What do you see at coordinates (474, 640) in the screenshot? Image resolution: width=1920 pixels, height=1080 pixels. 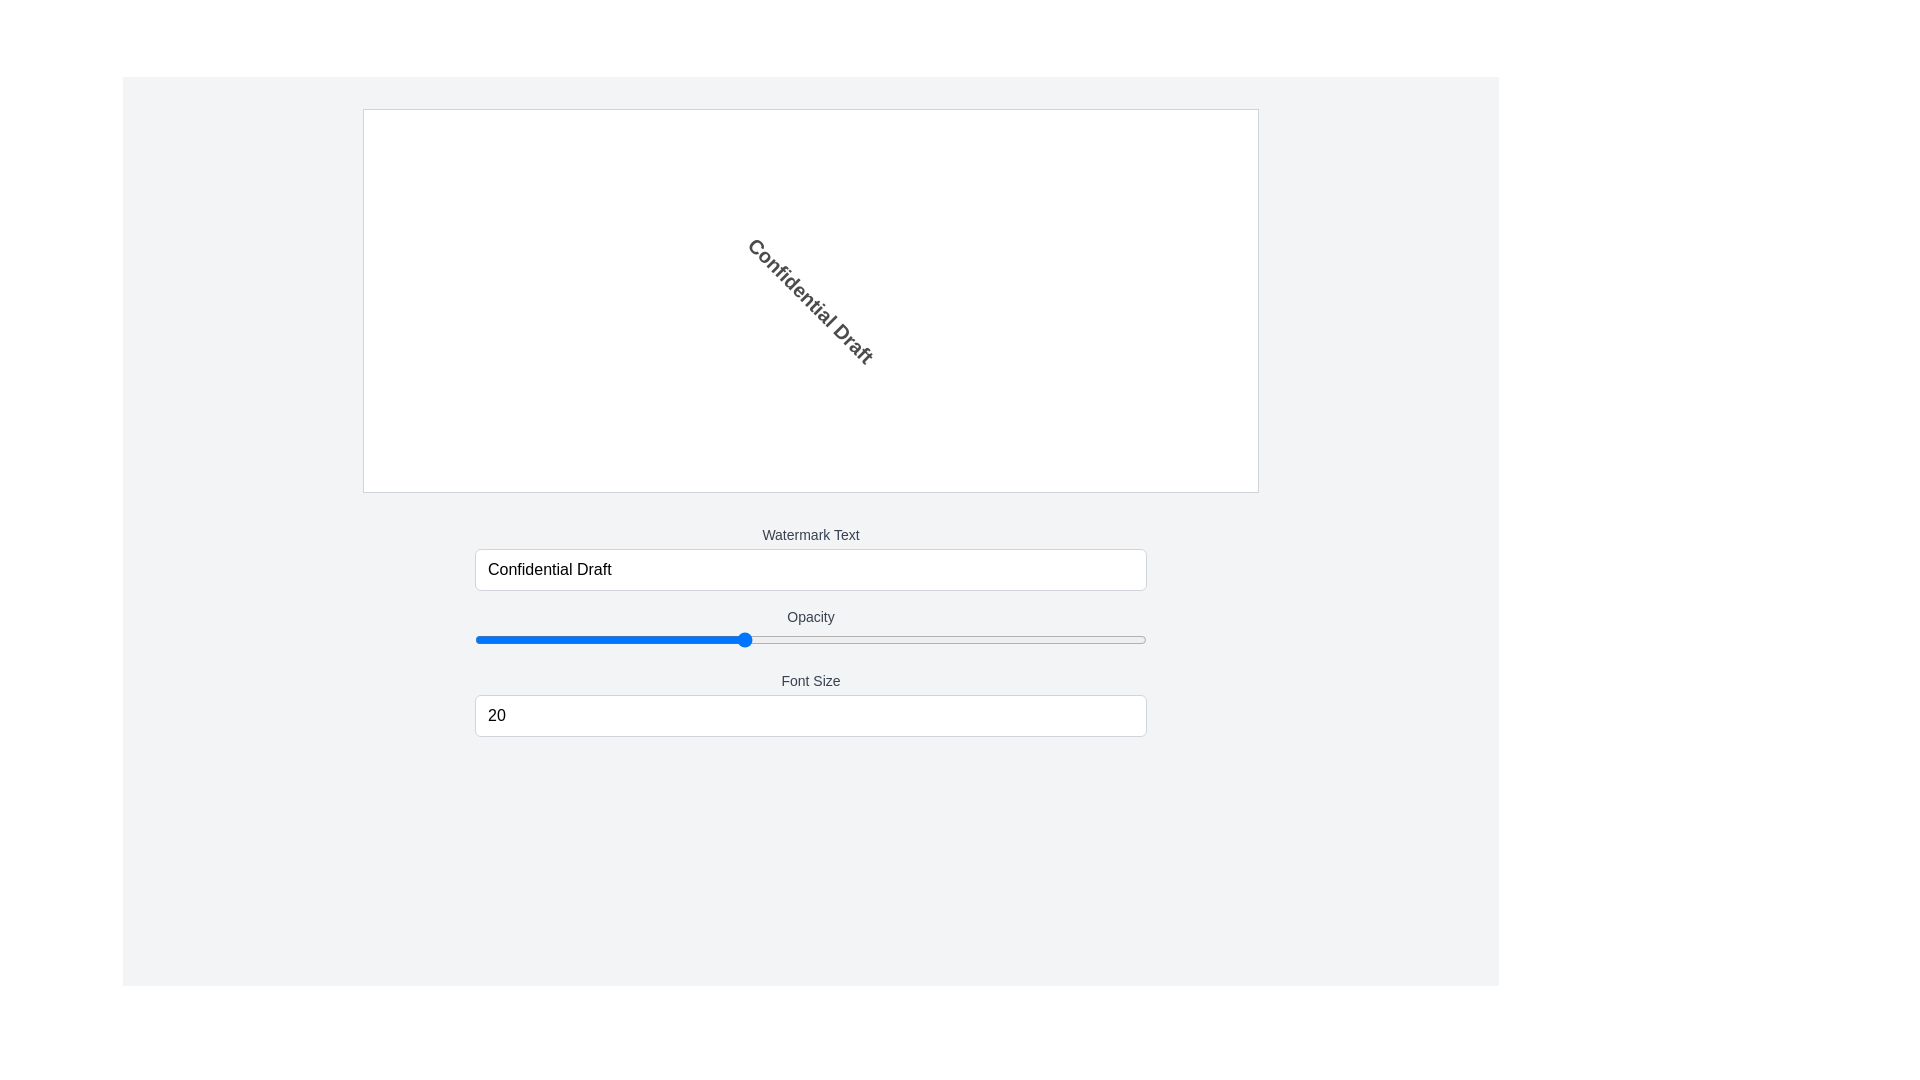 I see `the opacity slider` at bounding box center [474, 640].